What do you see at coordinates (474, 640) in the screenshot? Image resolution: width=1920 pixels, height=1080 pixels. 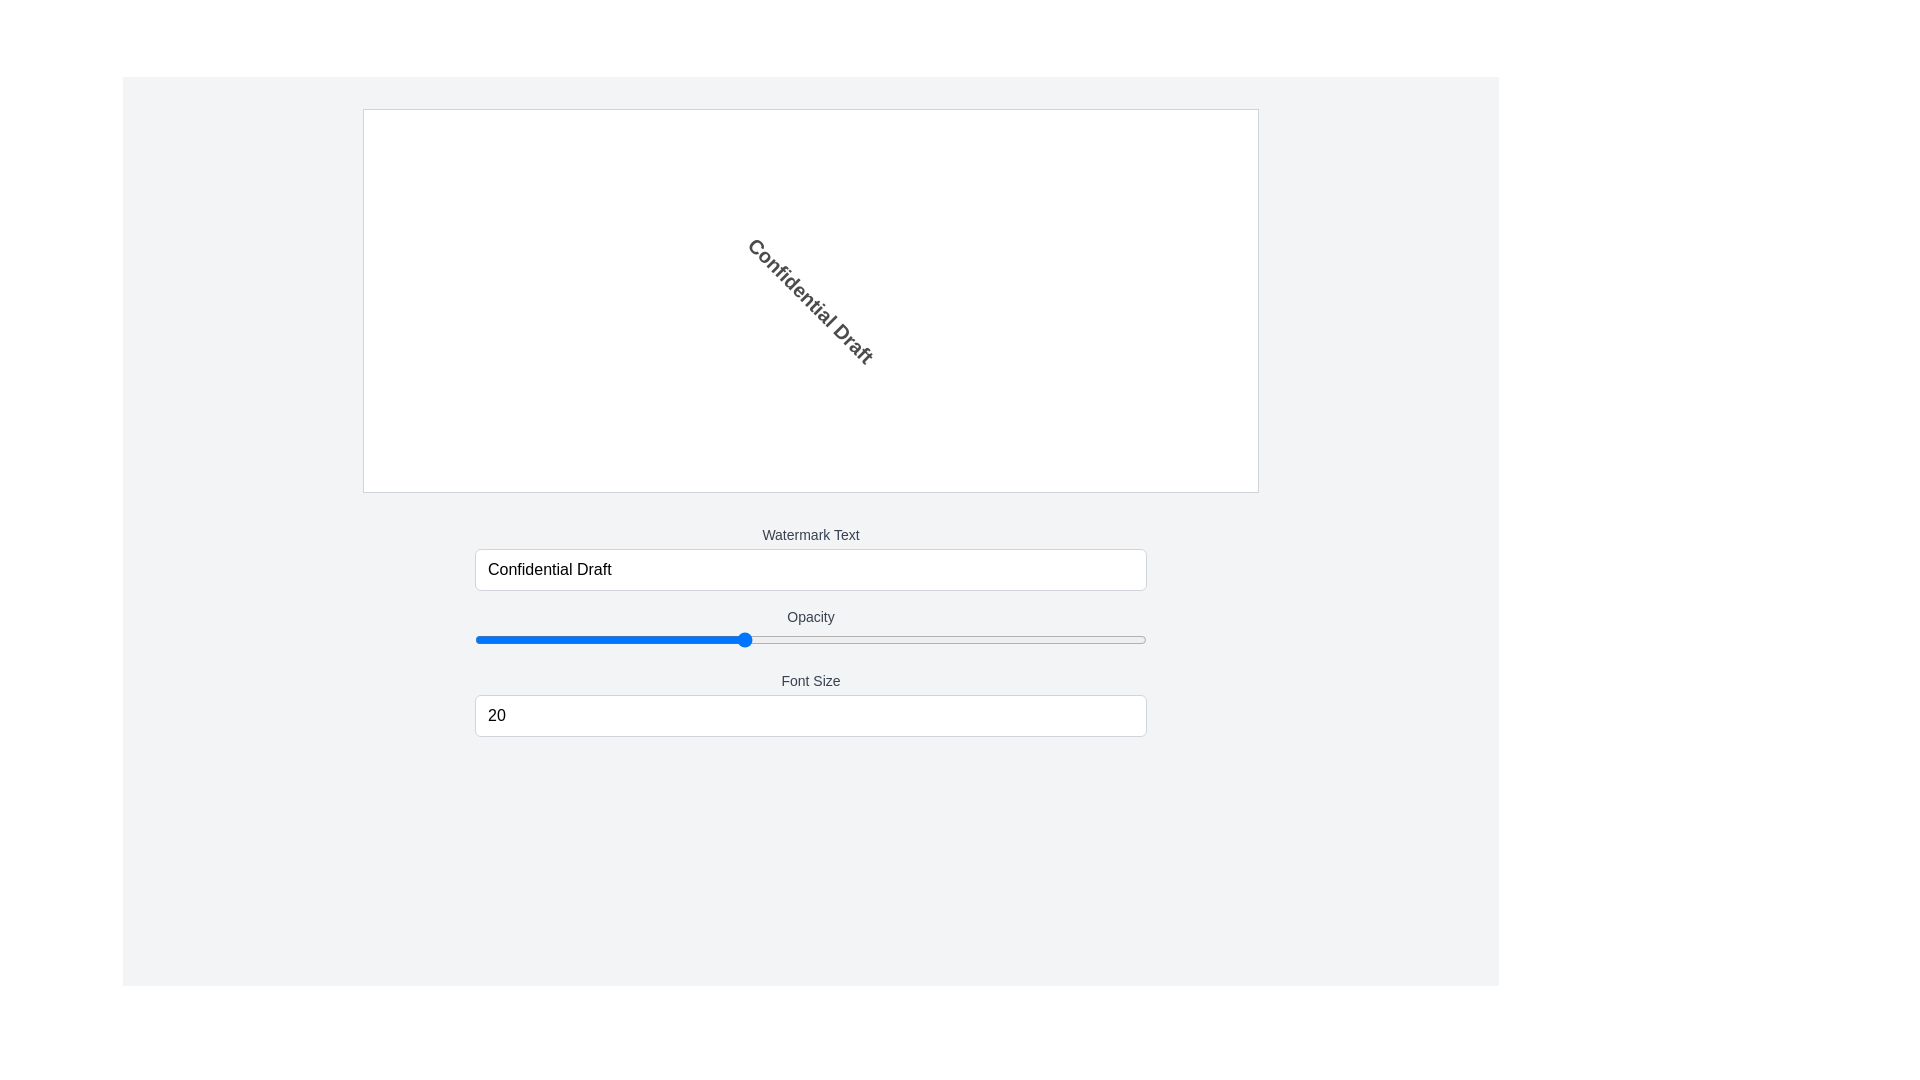 I see `the opacity slider` at bounding box center [474, 640].